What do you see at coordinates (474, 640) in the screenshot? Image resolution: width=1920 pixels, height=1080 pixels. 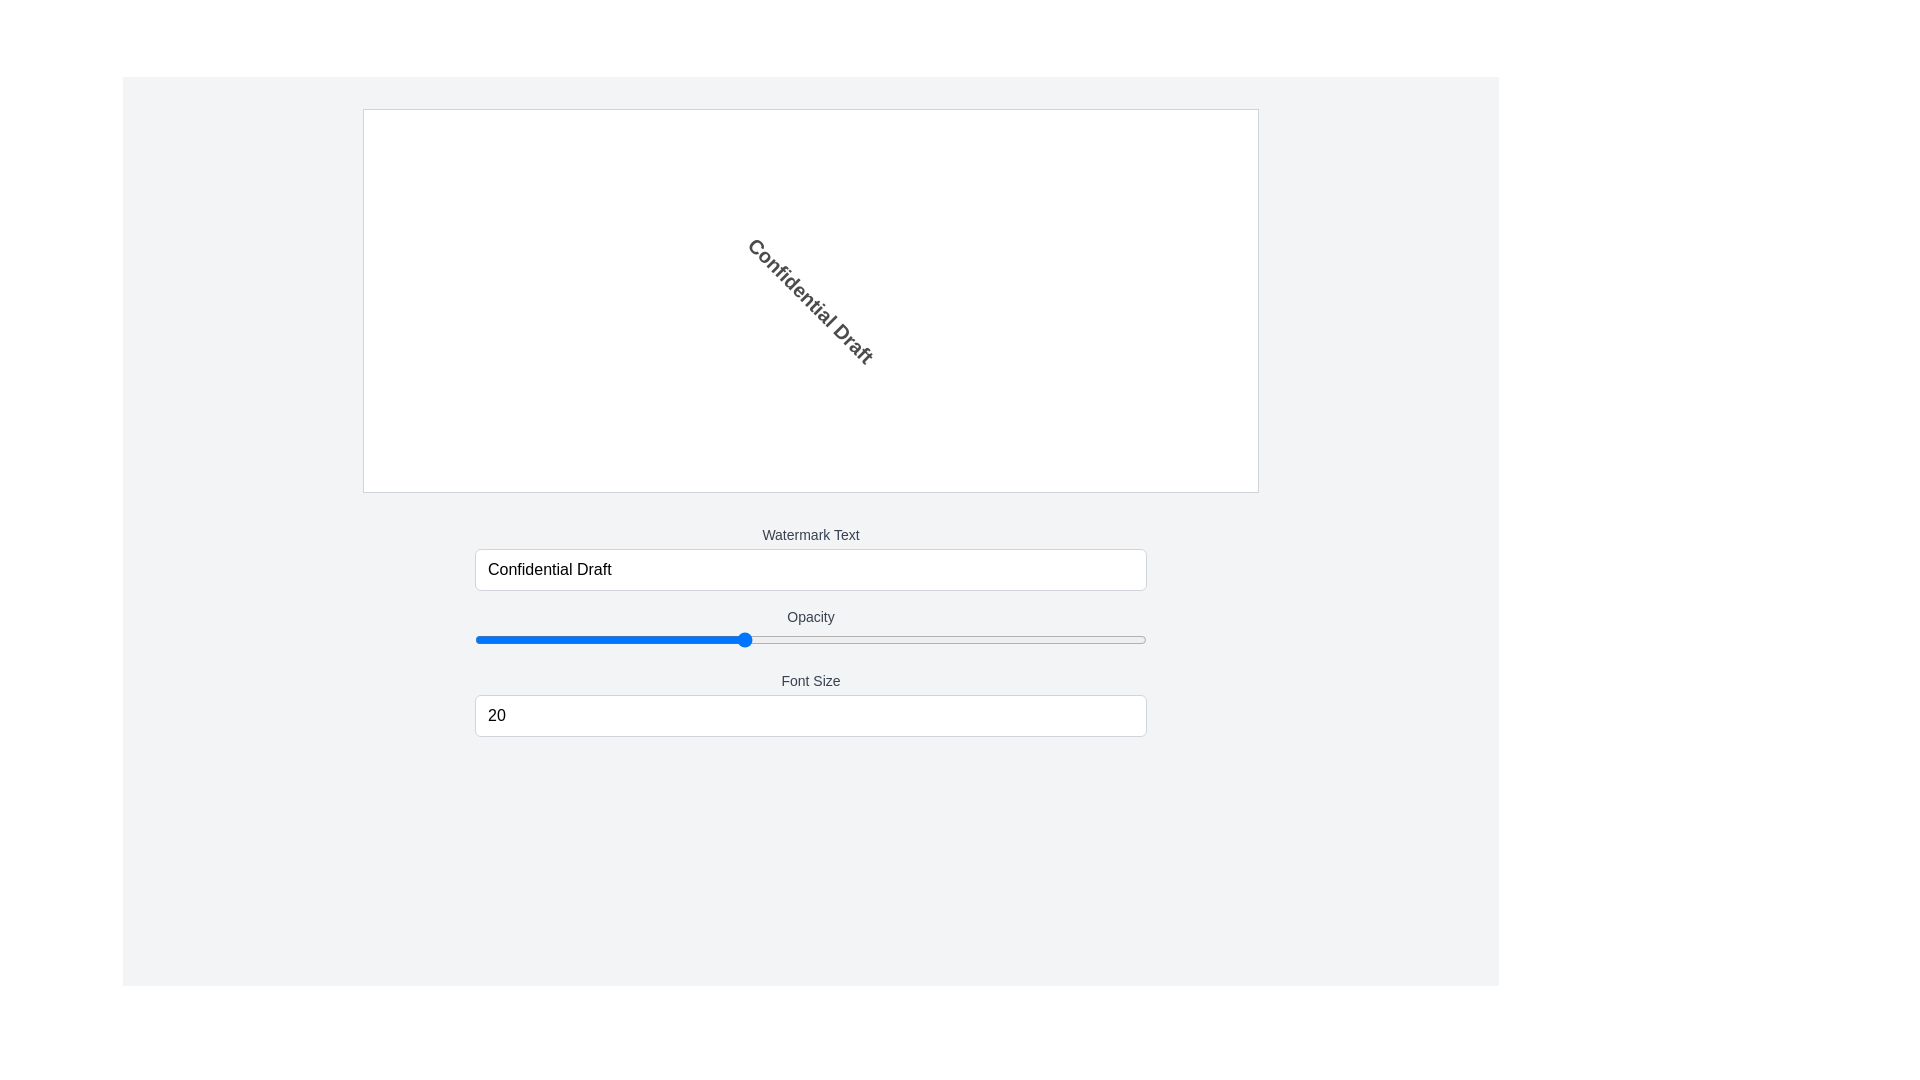 I see `the opacity slider` at bounding box center [474, 640].